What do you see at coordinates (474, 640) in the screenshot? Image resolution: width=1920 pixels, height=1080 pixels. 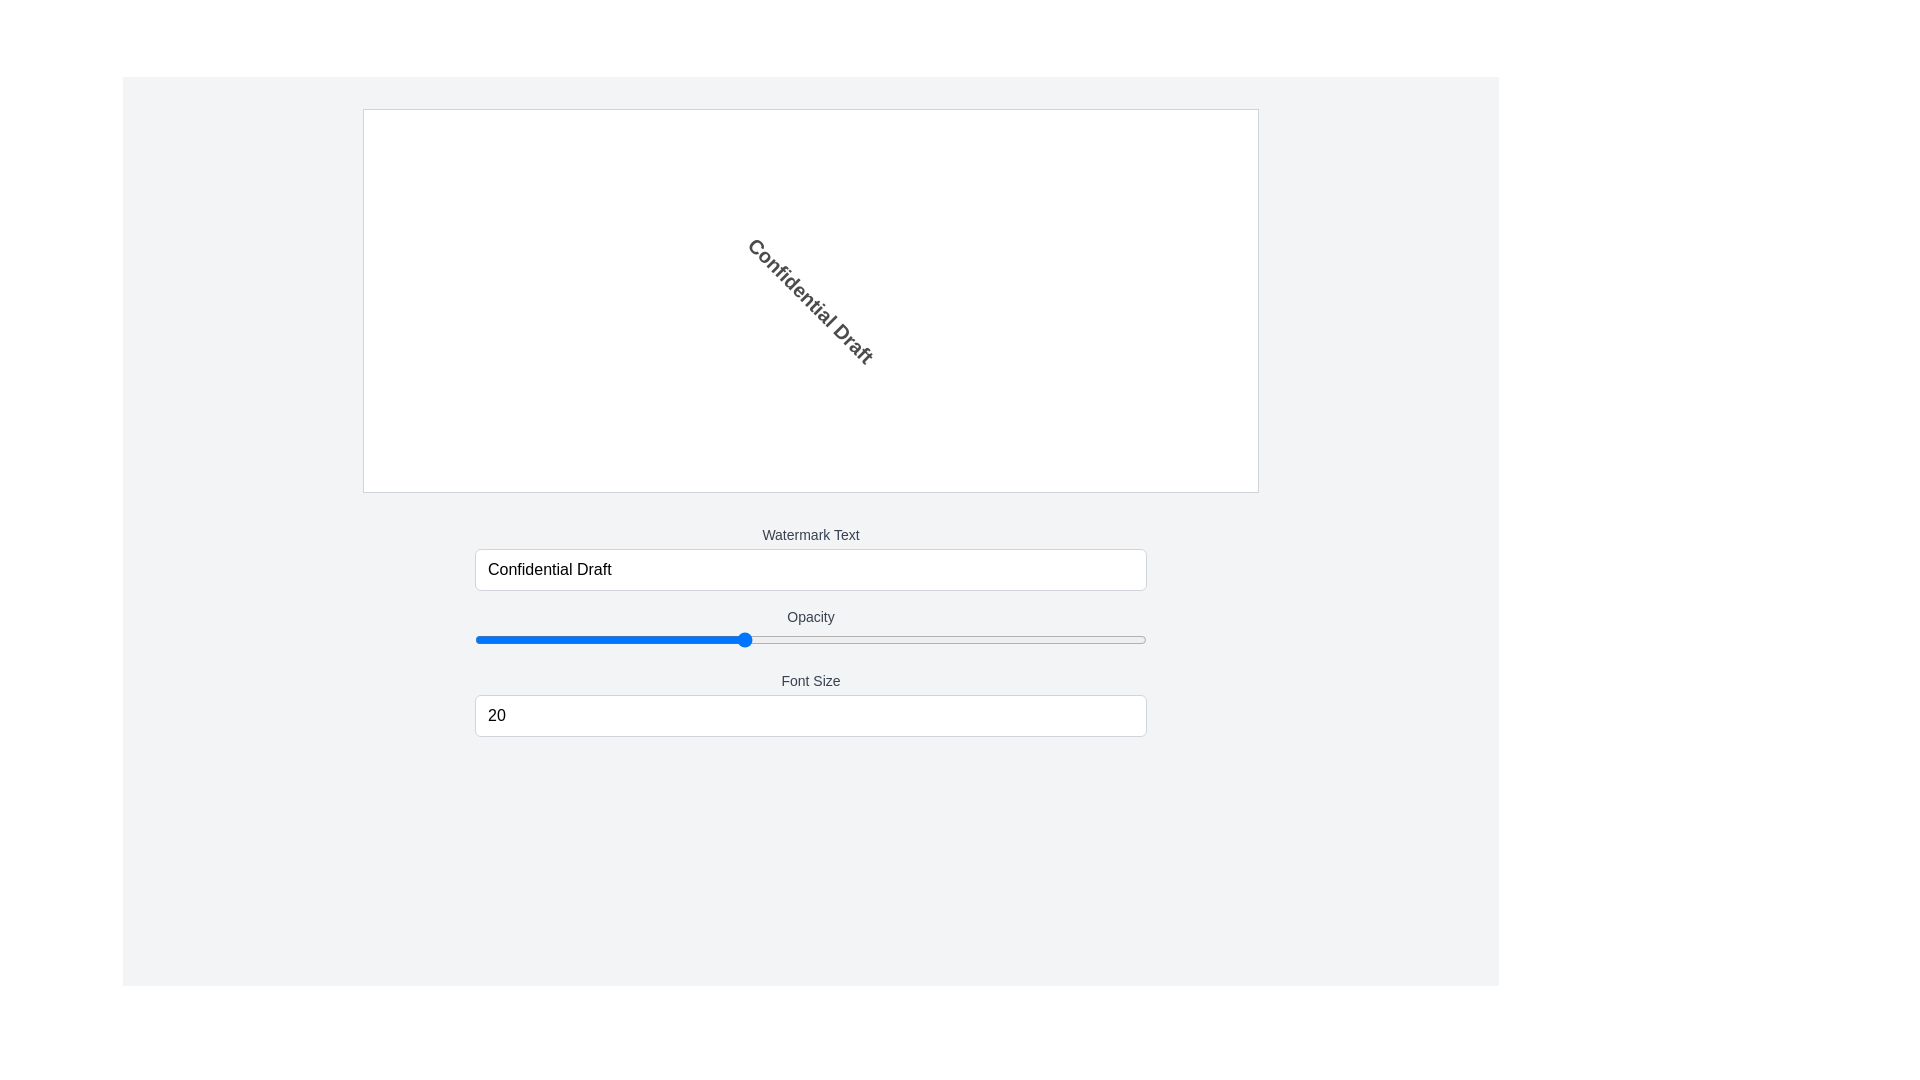 I see `the opacity slider` at bounding box center [474, 640].